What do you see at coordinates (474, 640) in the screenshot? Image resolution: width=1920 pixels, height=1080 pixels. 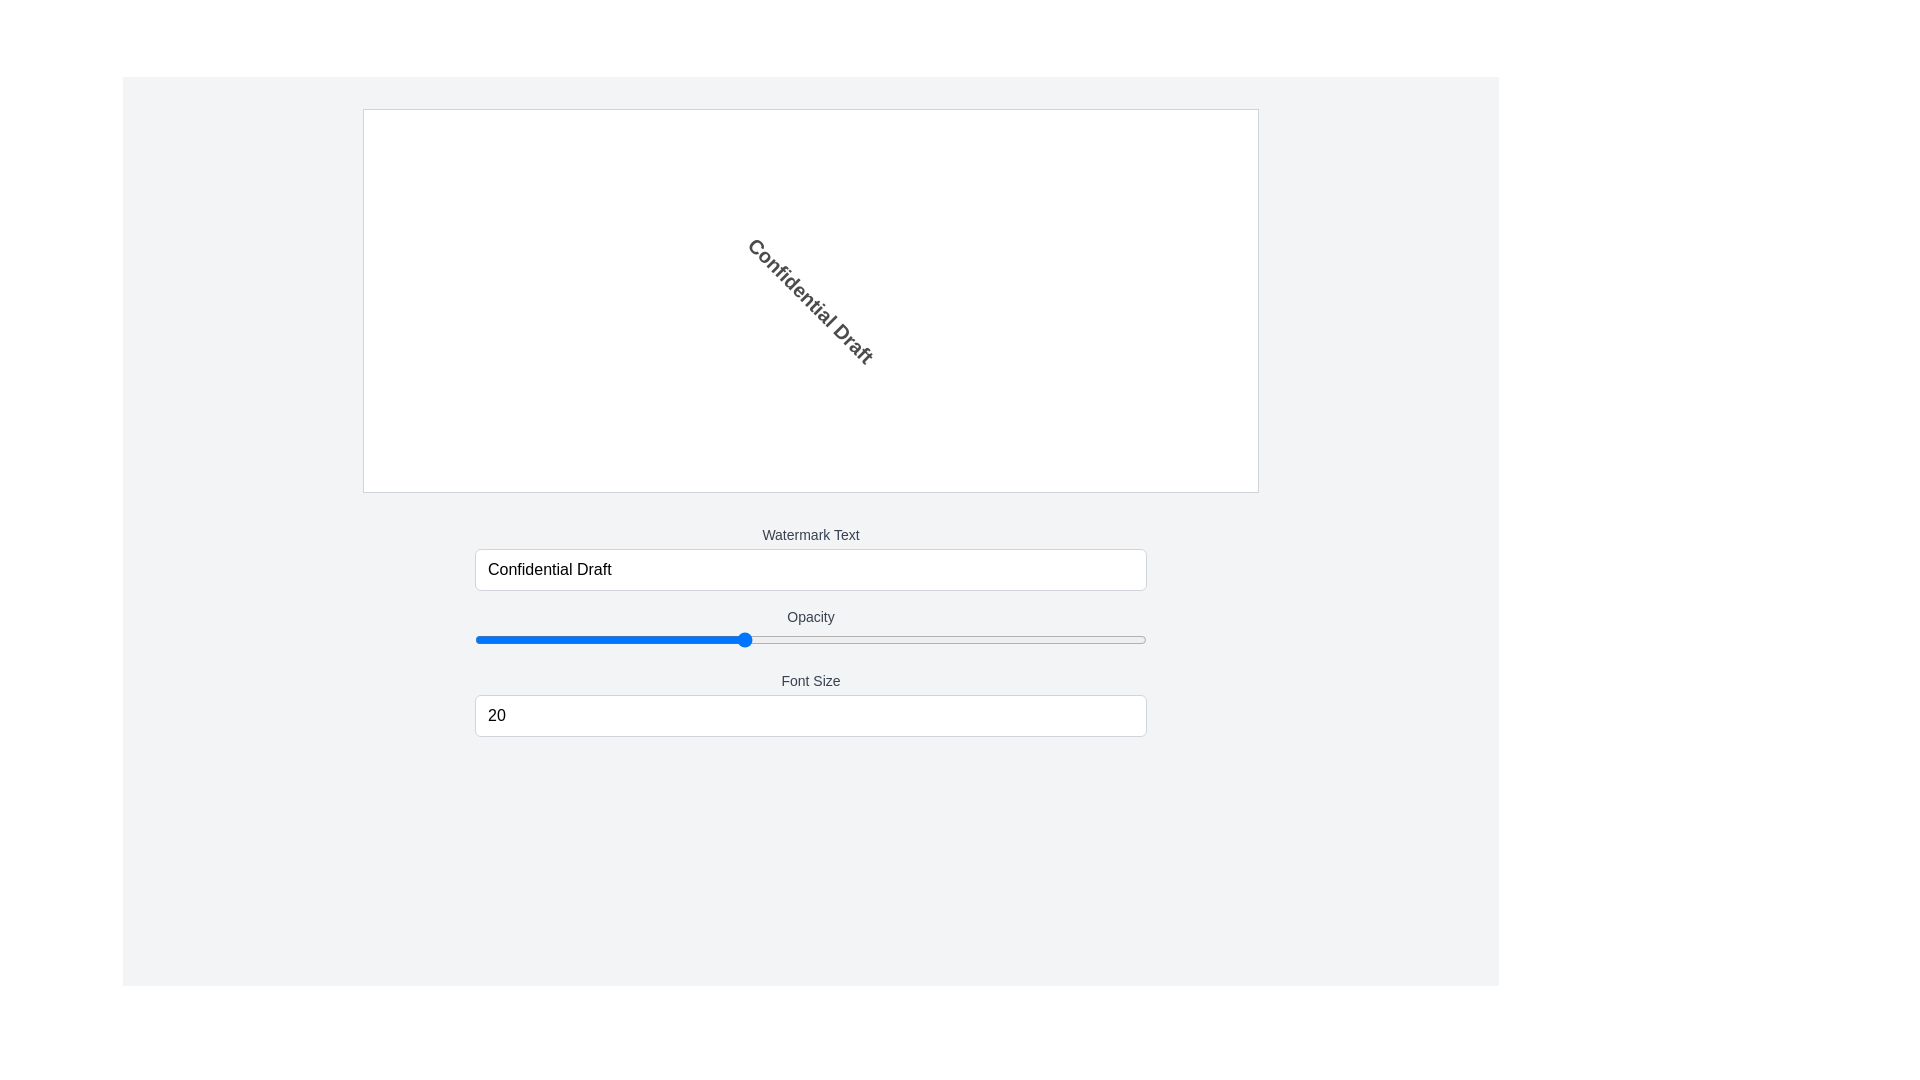 I see `the opacity slider` at bounding box center [474, 640].